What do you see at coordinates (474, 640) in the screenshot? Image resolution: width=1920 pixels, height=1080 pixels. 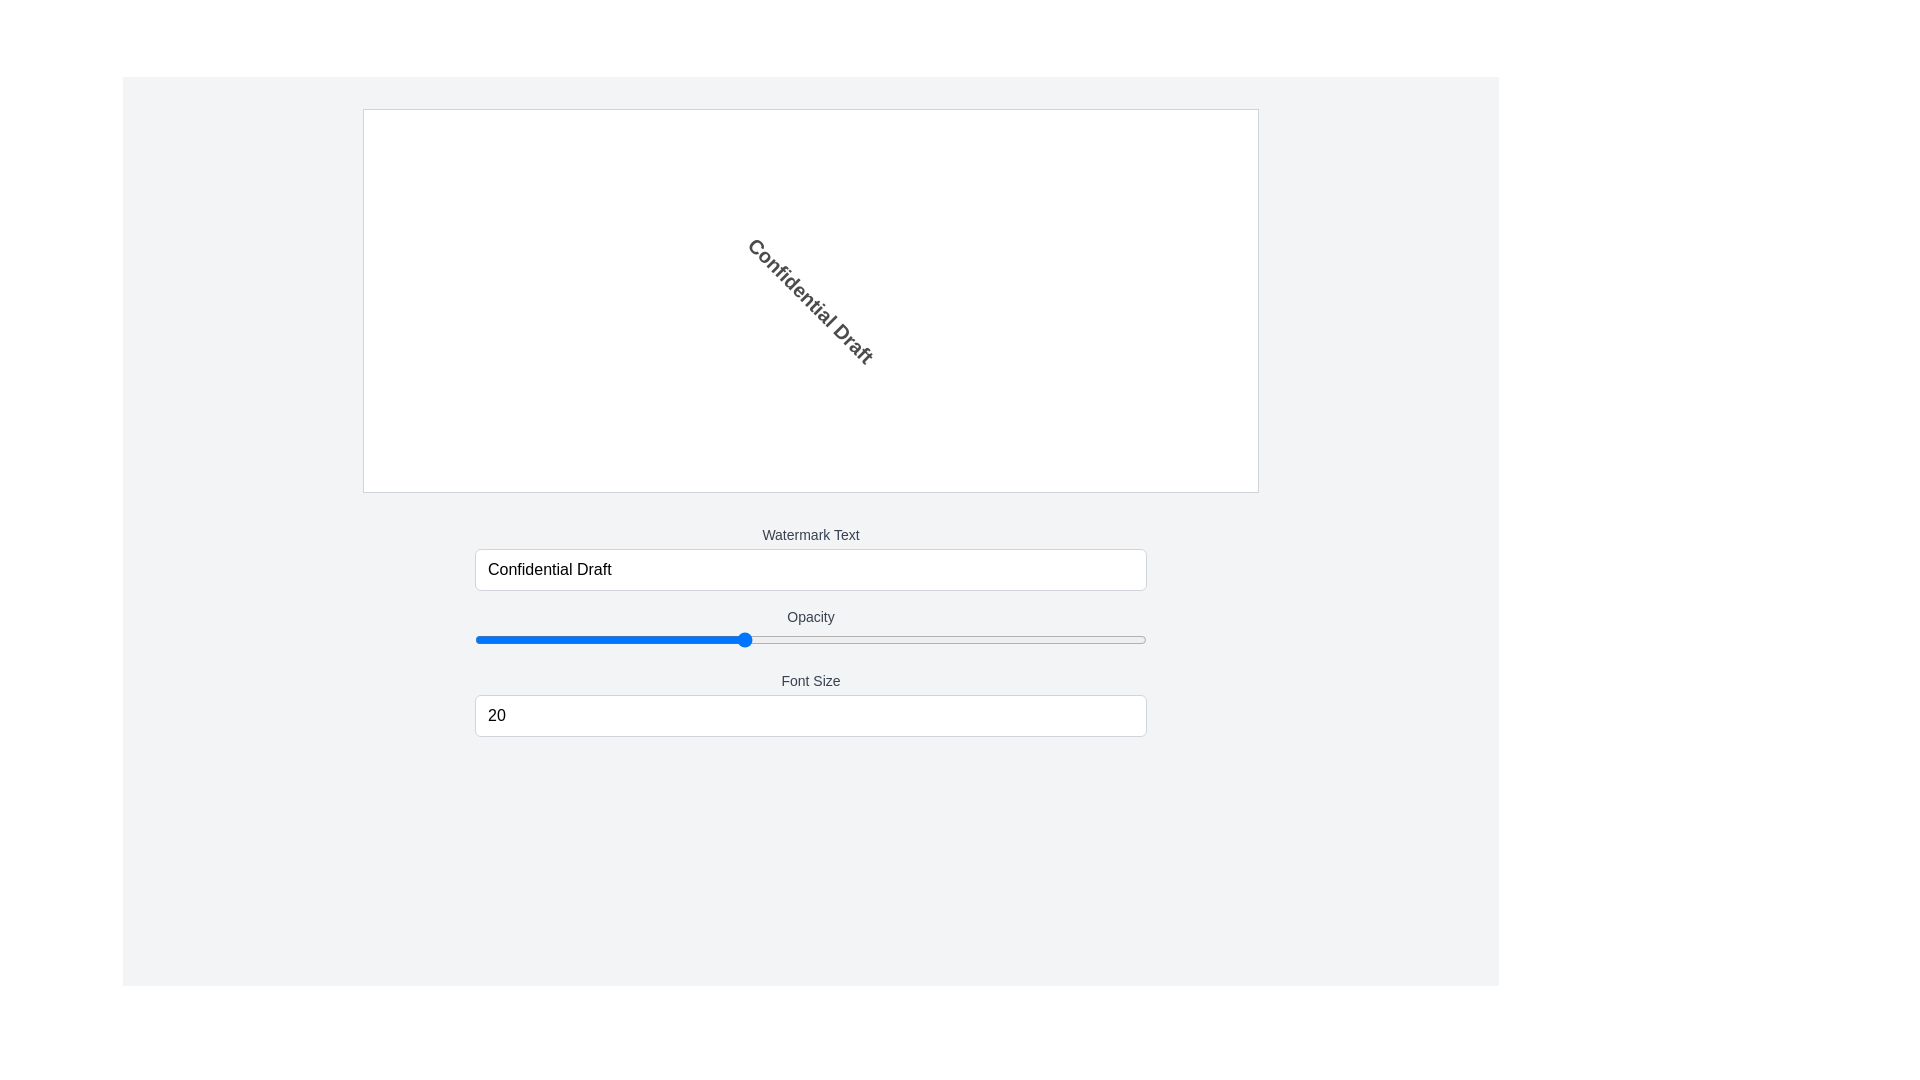 I see `the opacity slider` at bounding box center [474, 640].